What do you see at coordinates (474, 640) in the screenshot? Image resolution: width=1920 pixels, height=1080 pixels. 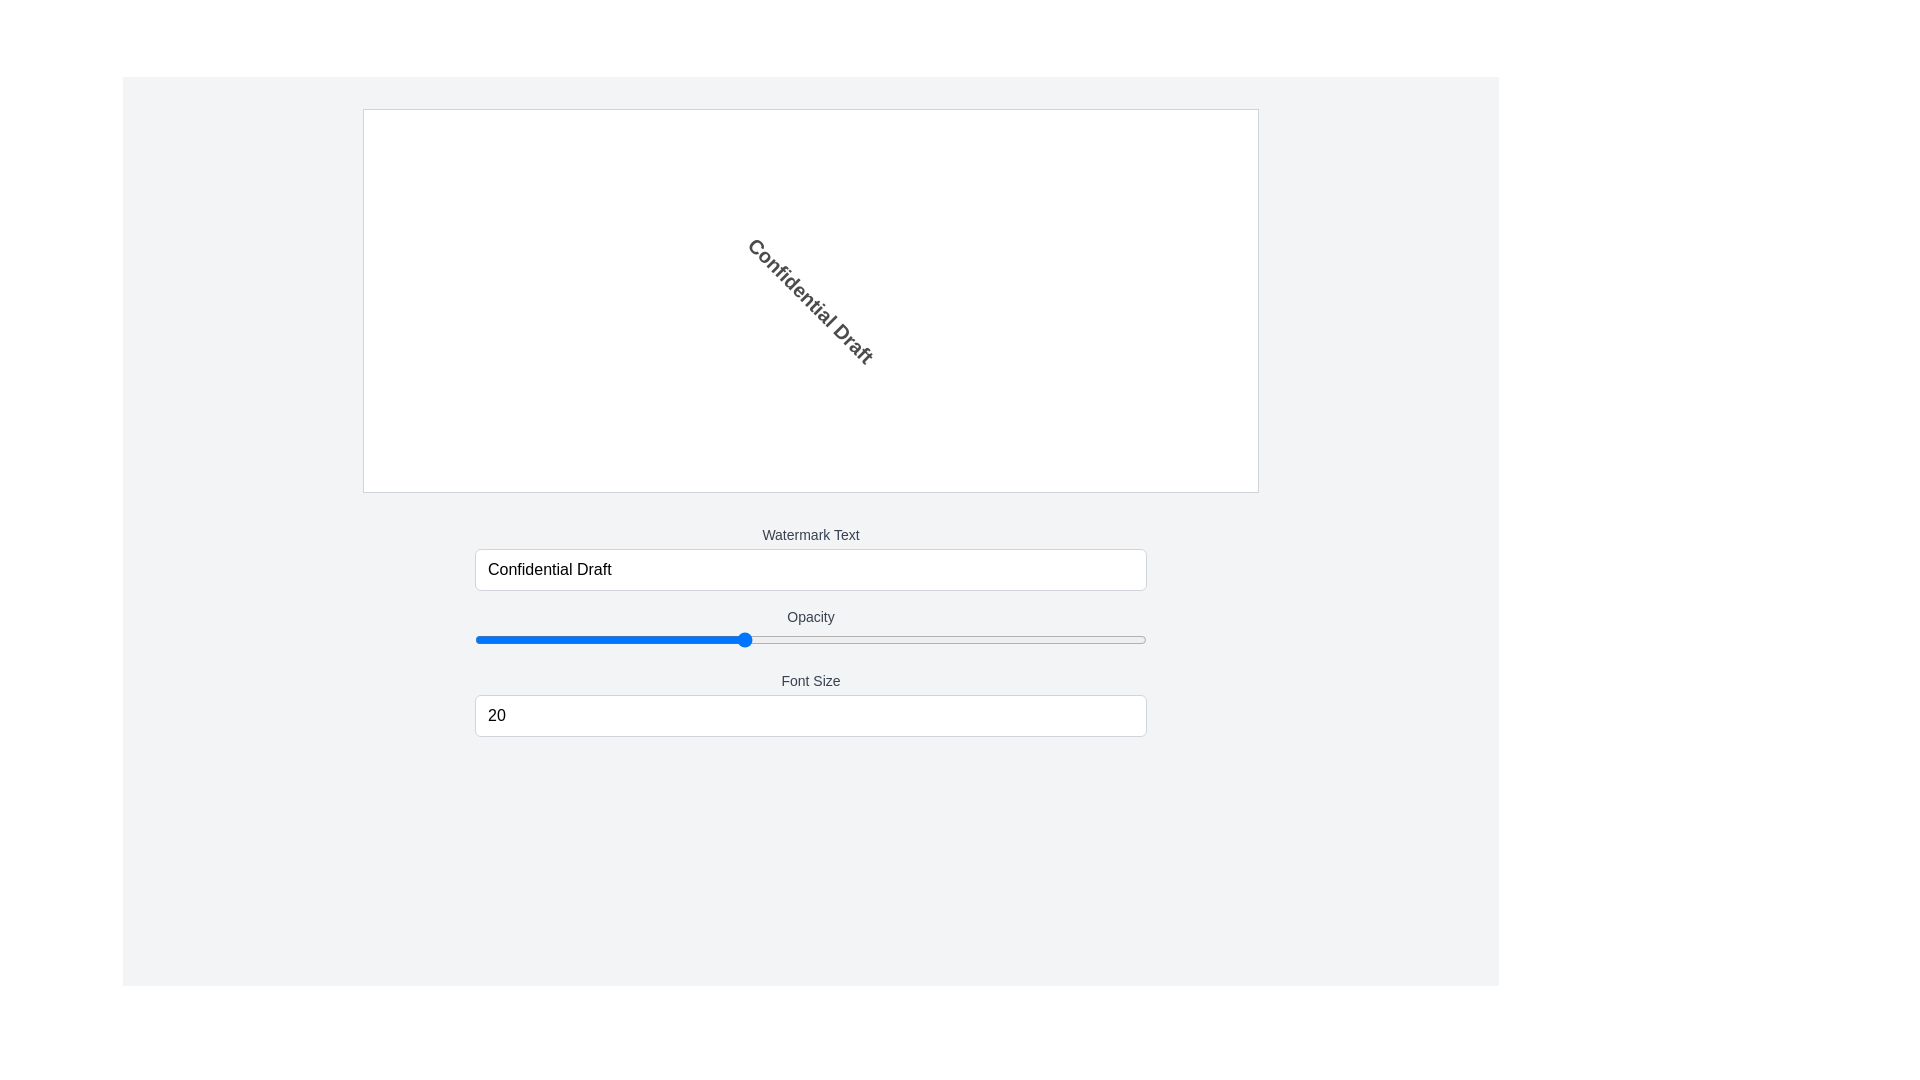 I see `the opacity slider` at bounding box center [474, 640].